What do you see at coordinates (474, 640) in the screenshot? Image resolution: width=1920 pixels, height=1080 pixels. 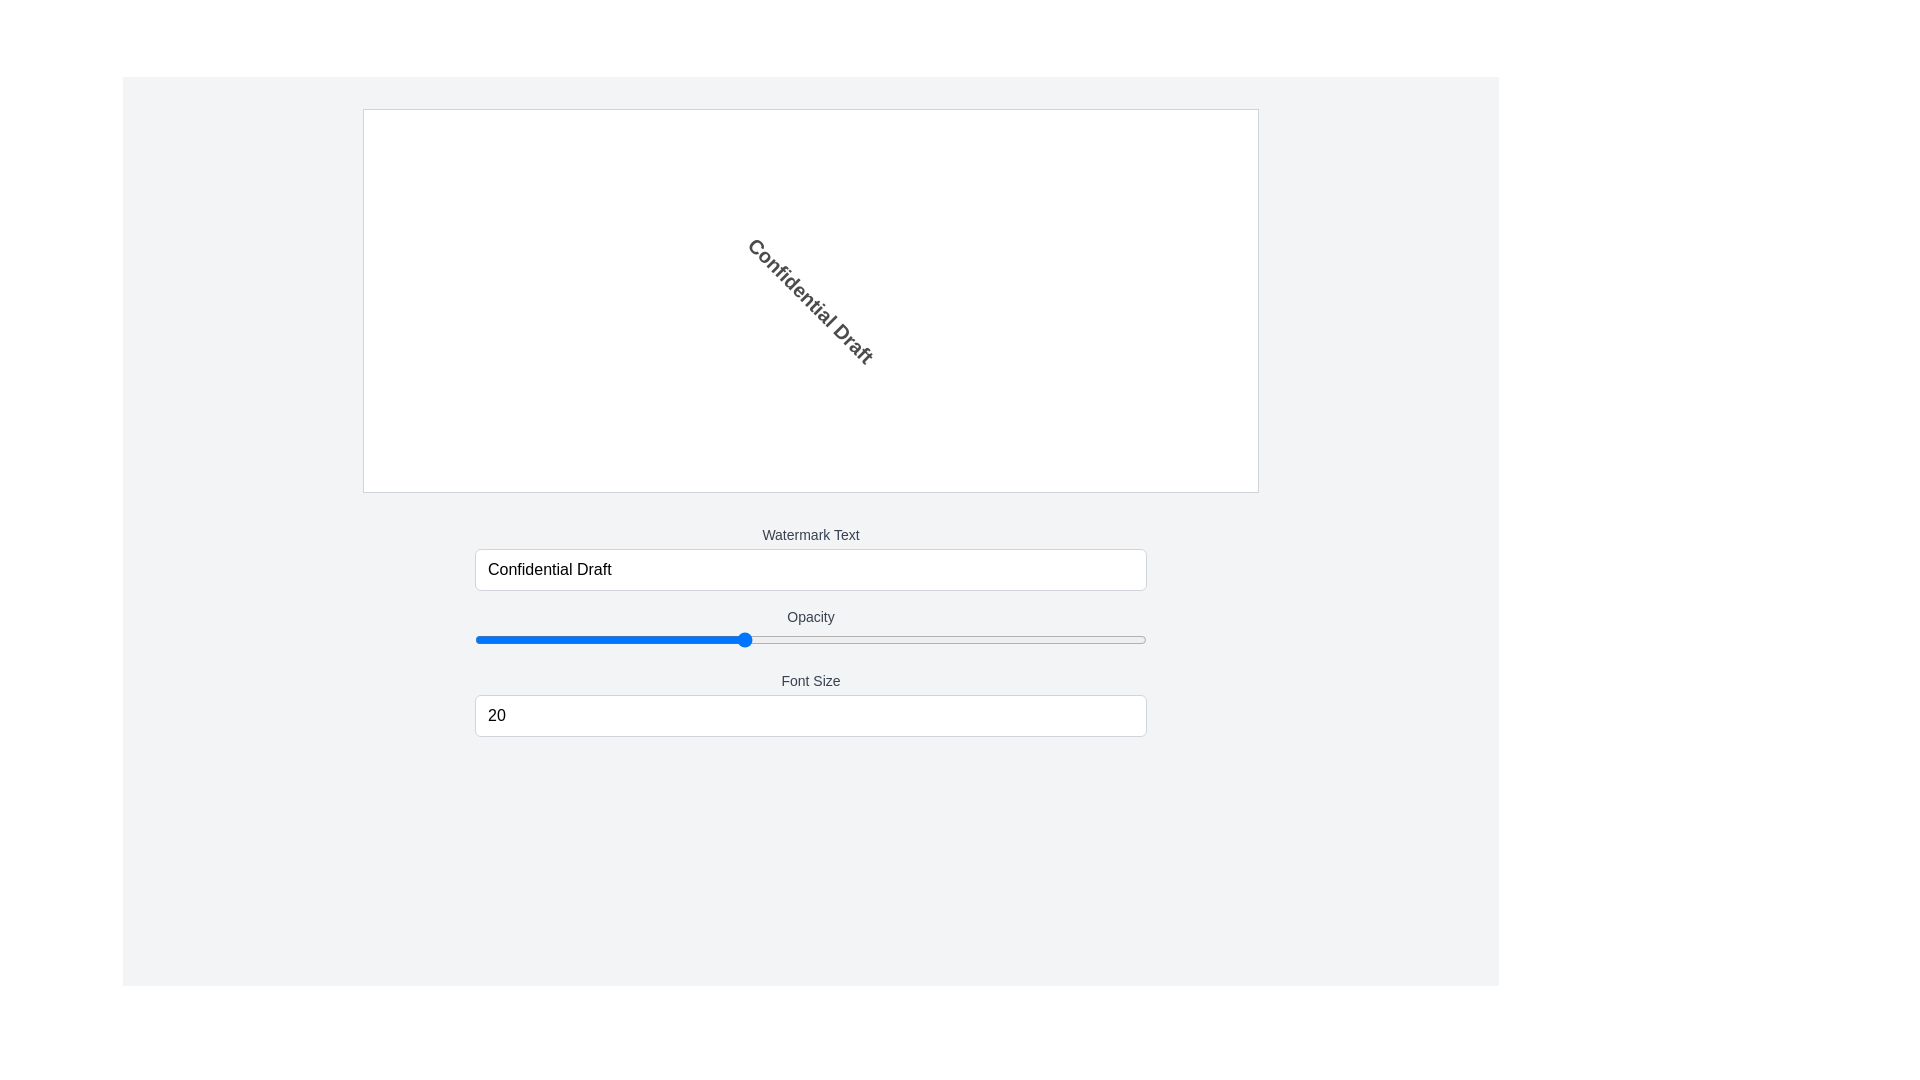 I see `the opacity slider` at bounding box center [474, 640].